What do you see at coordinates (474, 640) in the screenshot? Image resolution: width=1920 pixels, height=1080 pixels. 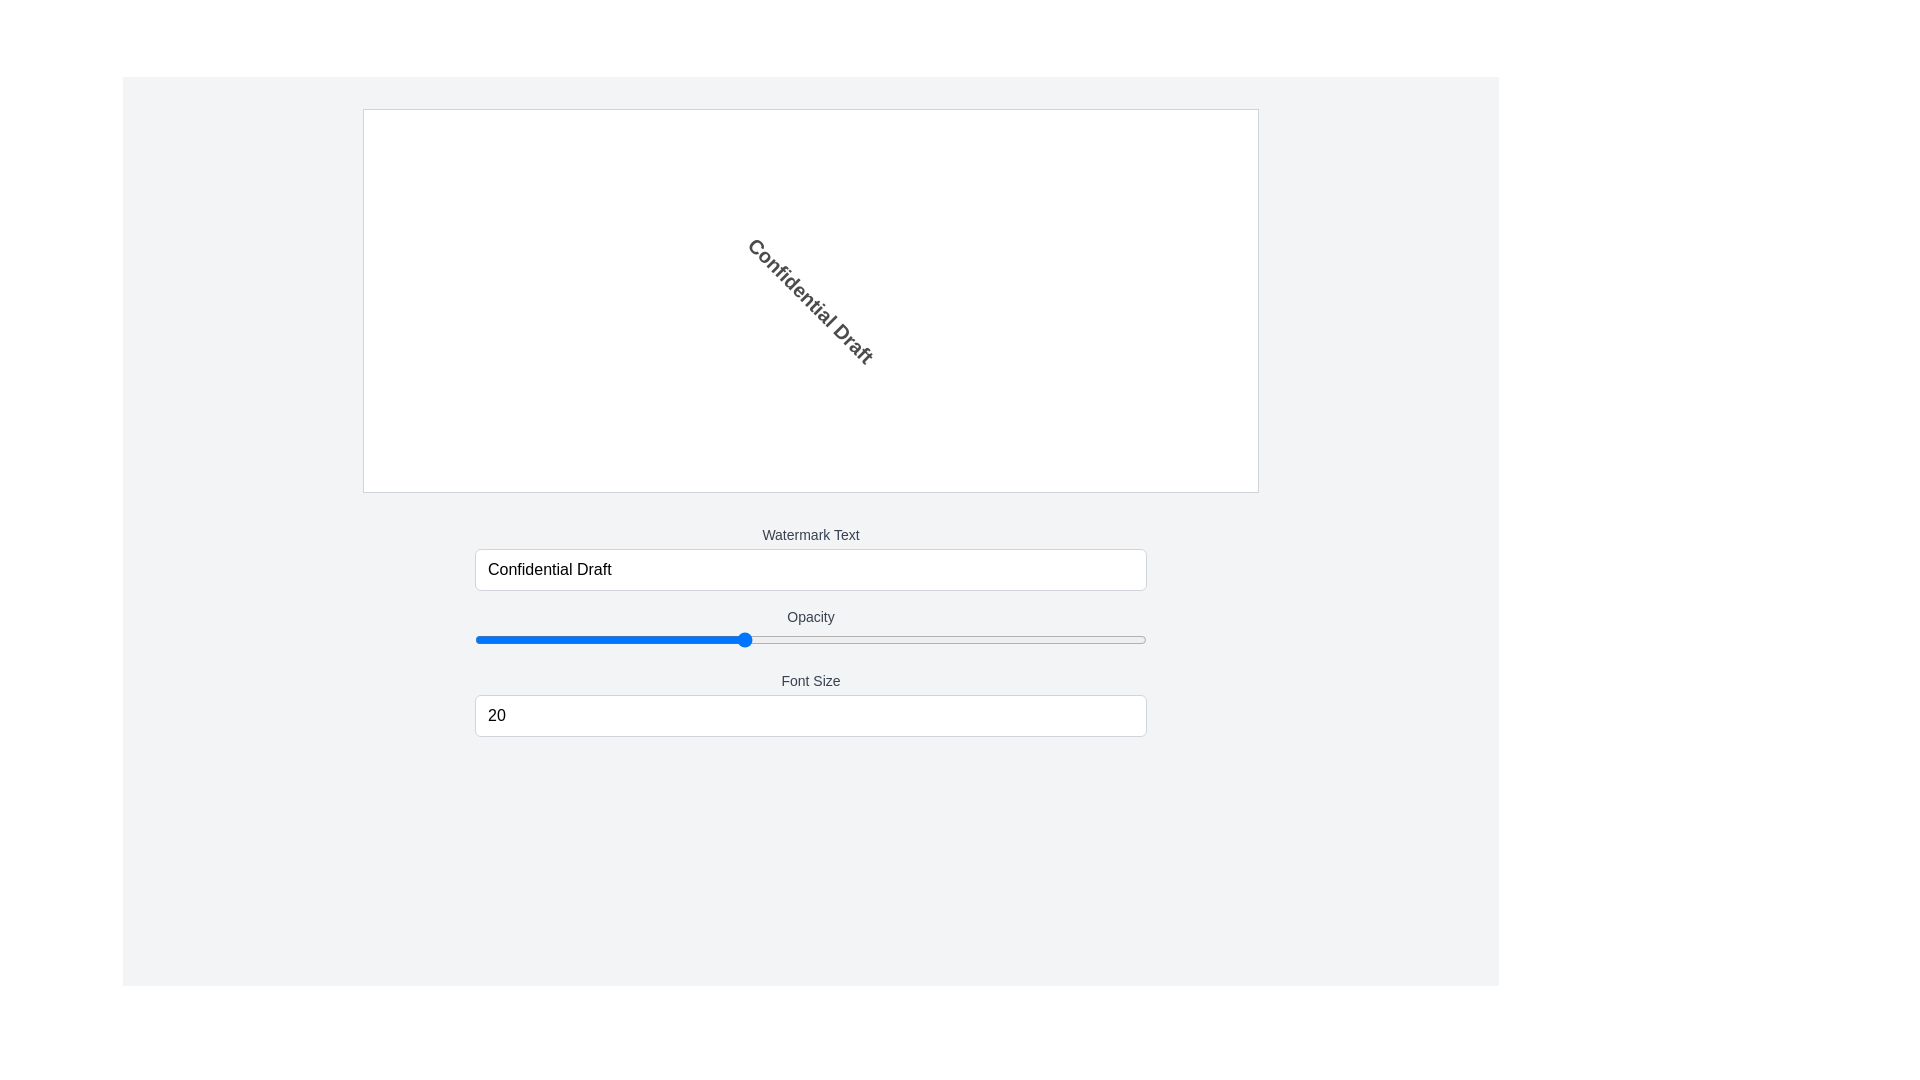 I see `the opacity slider` at bounding box center [474, 640].